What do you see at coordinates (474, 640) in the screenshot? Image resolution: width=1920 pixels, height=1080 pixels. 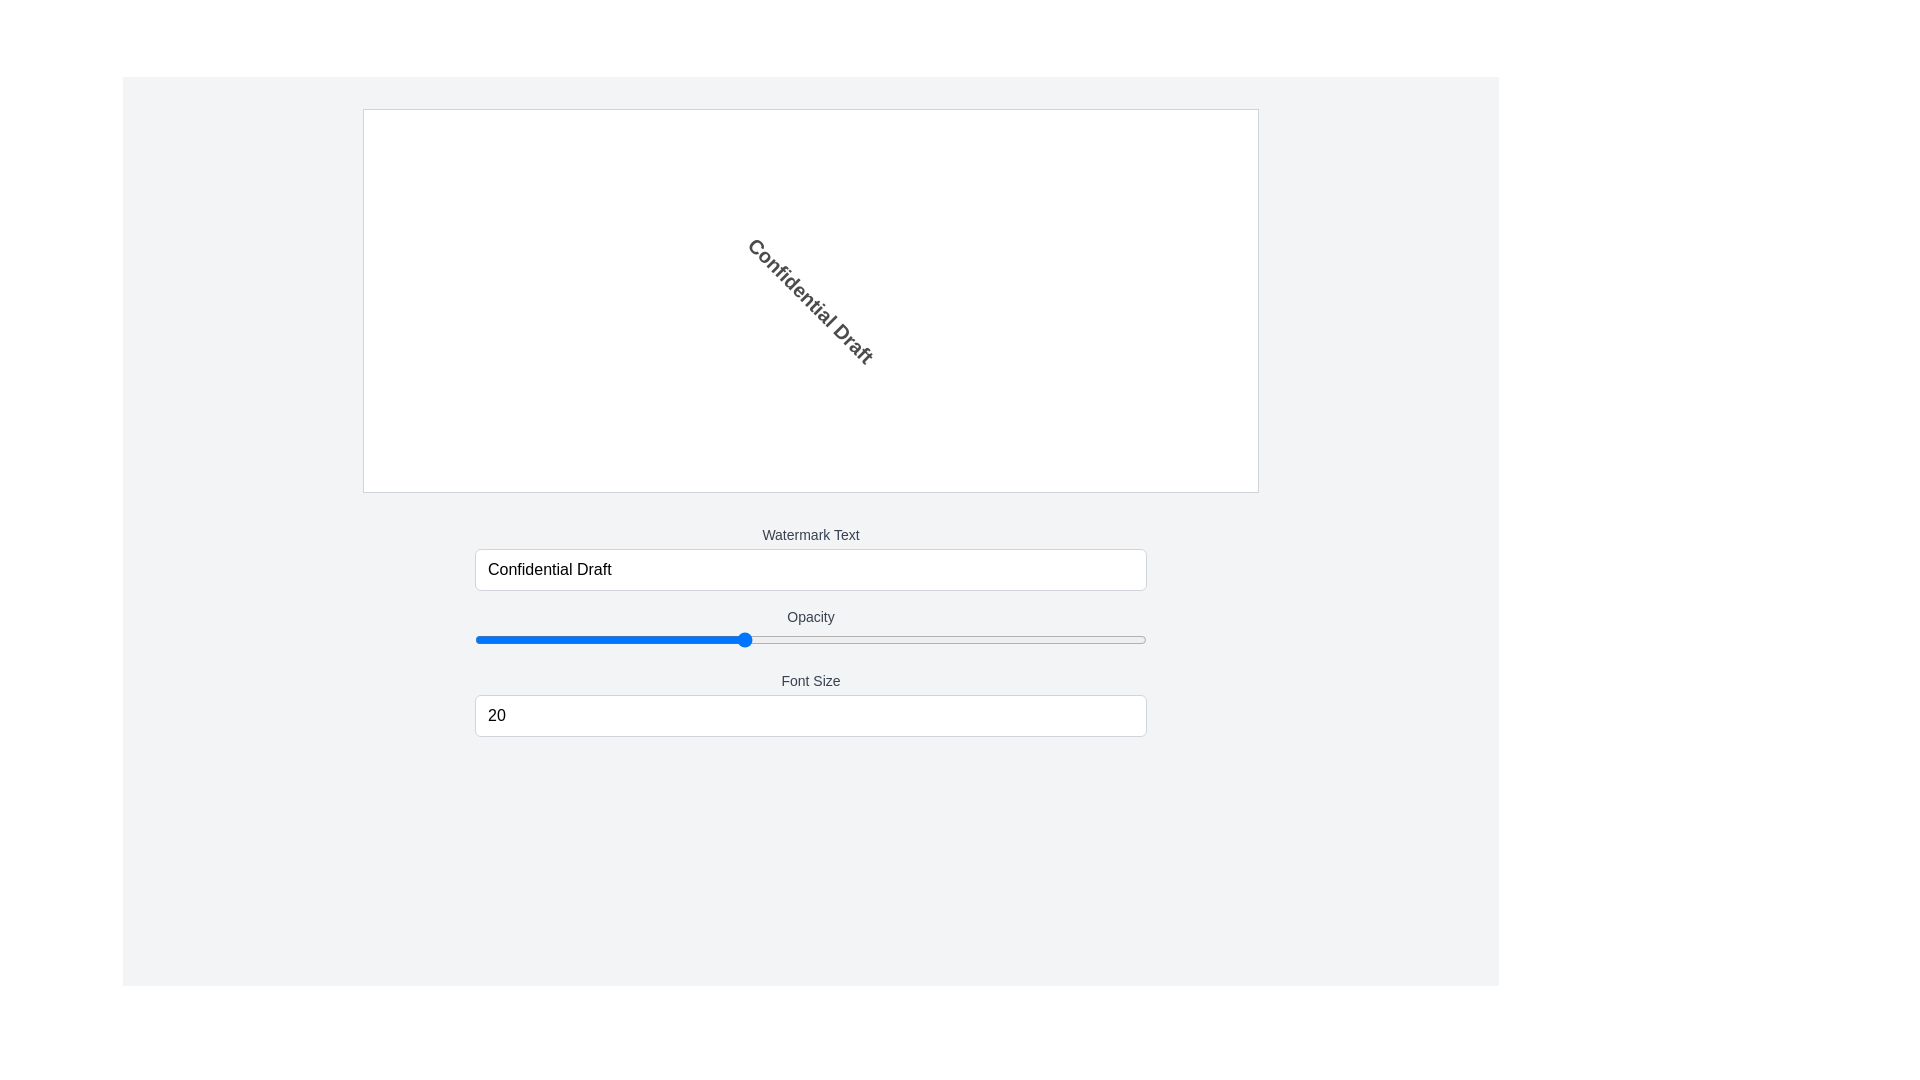 I see `the opacity slider` at bounding box center [474, 640].